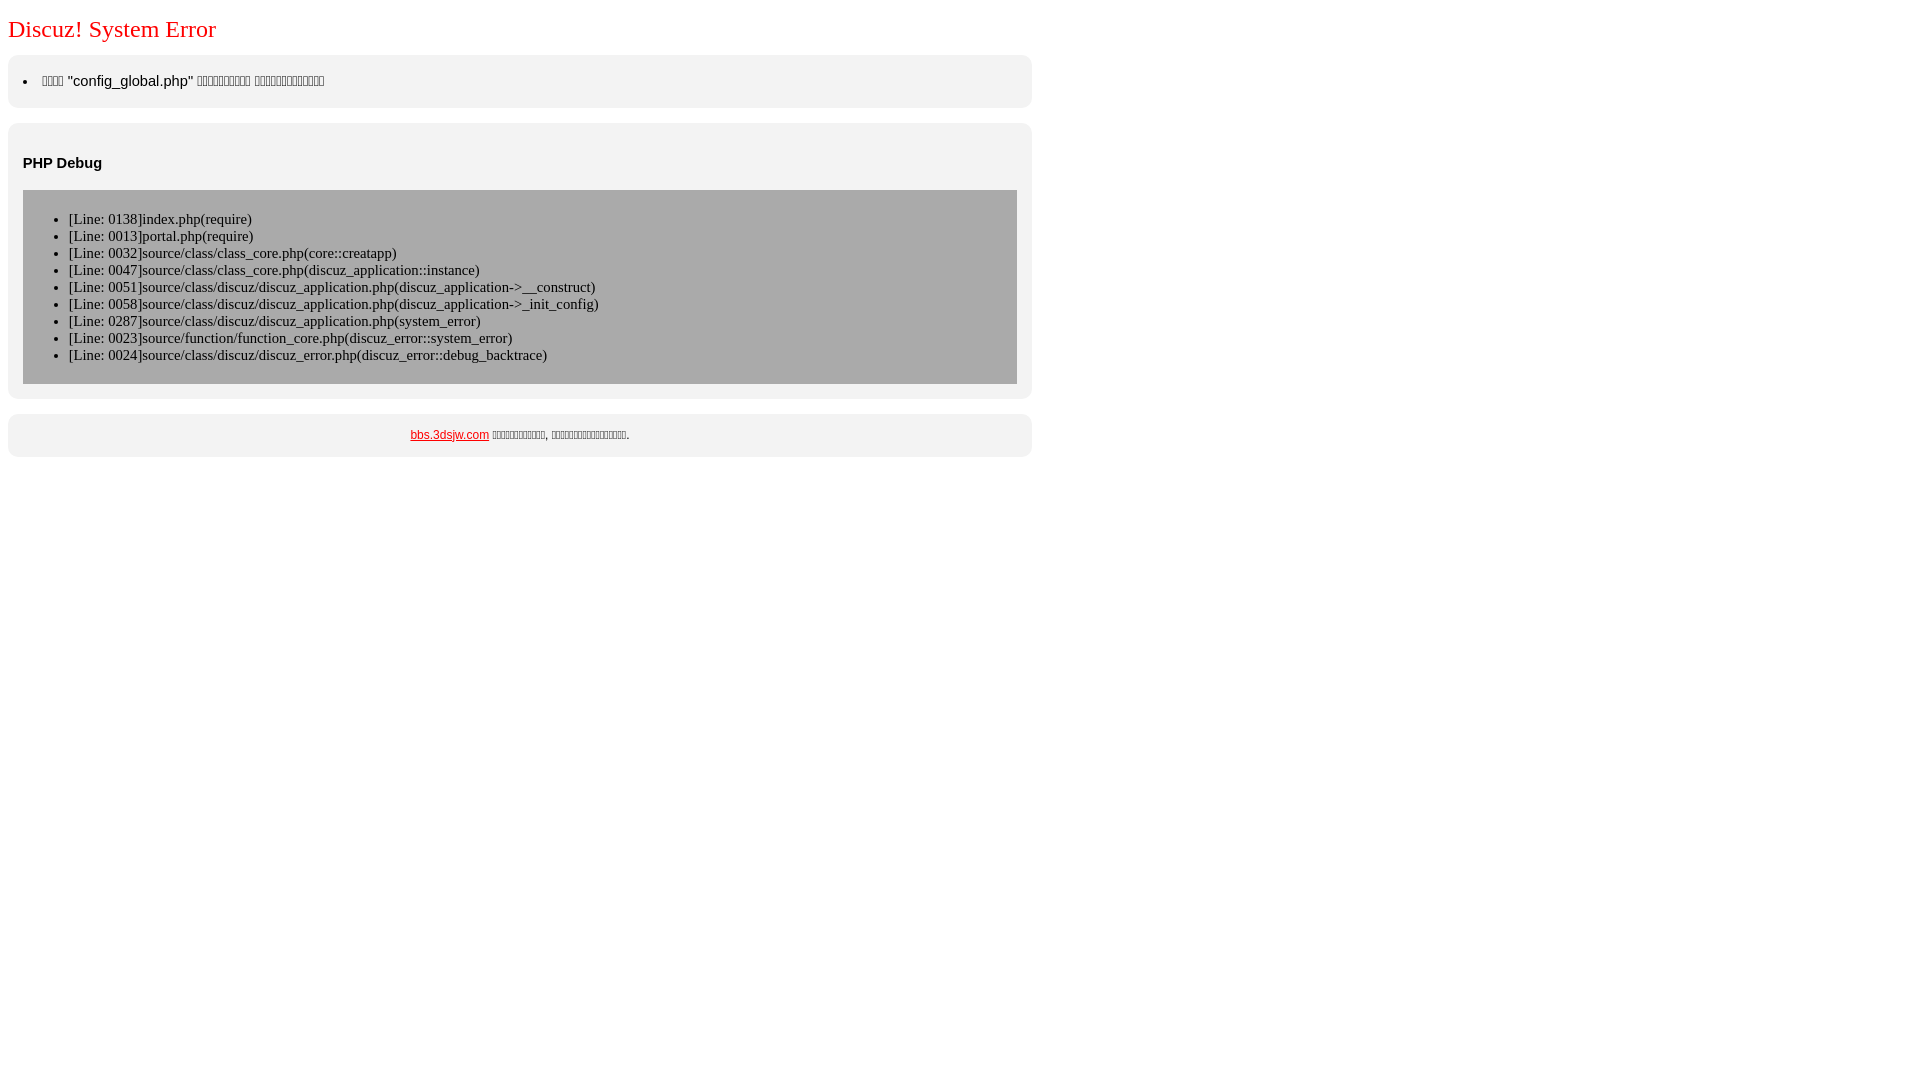 The image size is (1920, 1080). What do you see at coordinates (448, 434) in the screenshot?
I see `'bbs.3dsjw.com'` at bounding box center [448, 434].